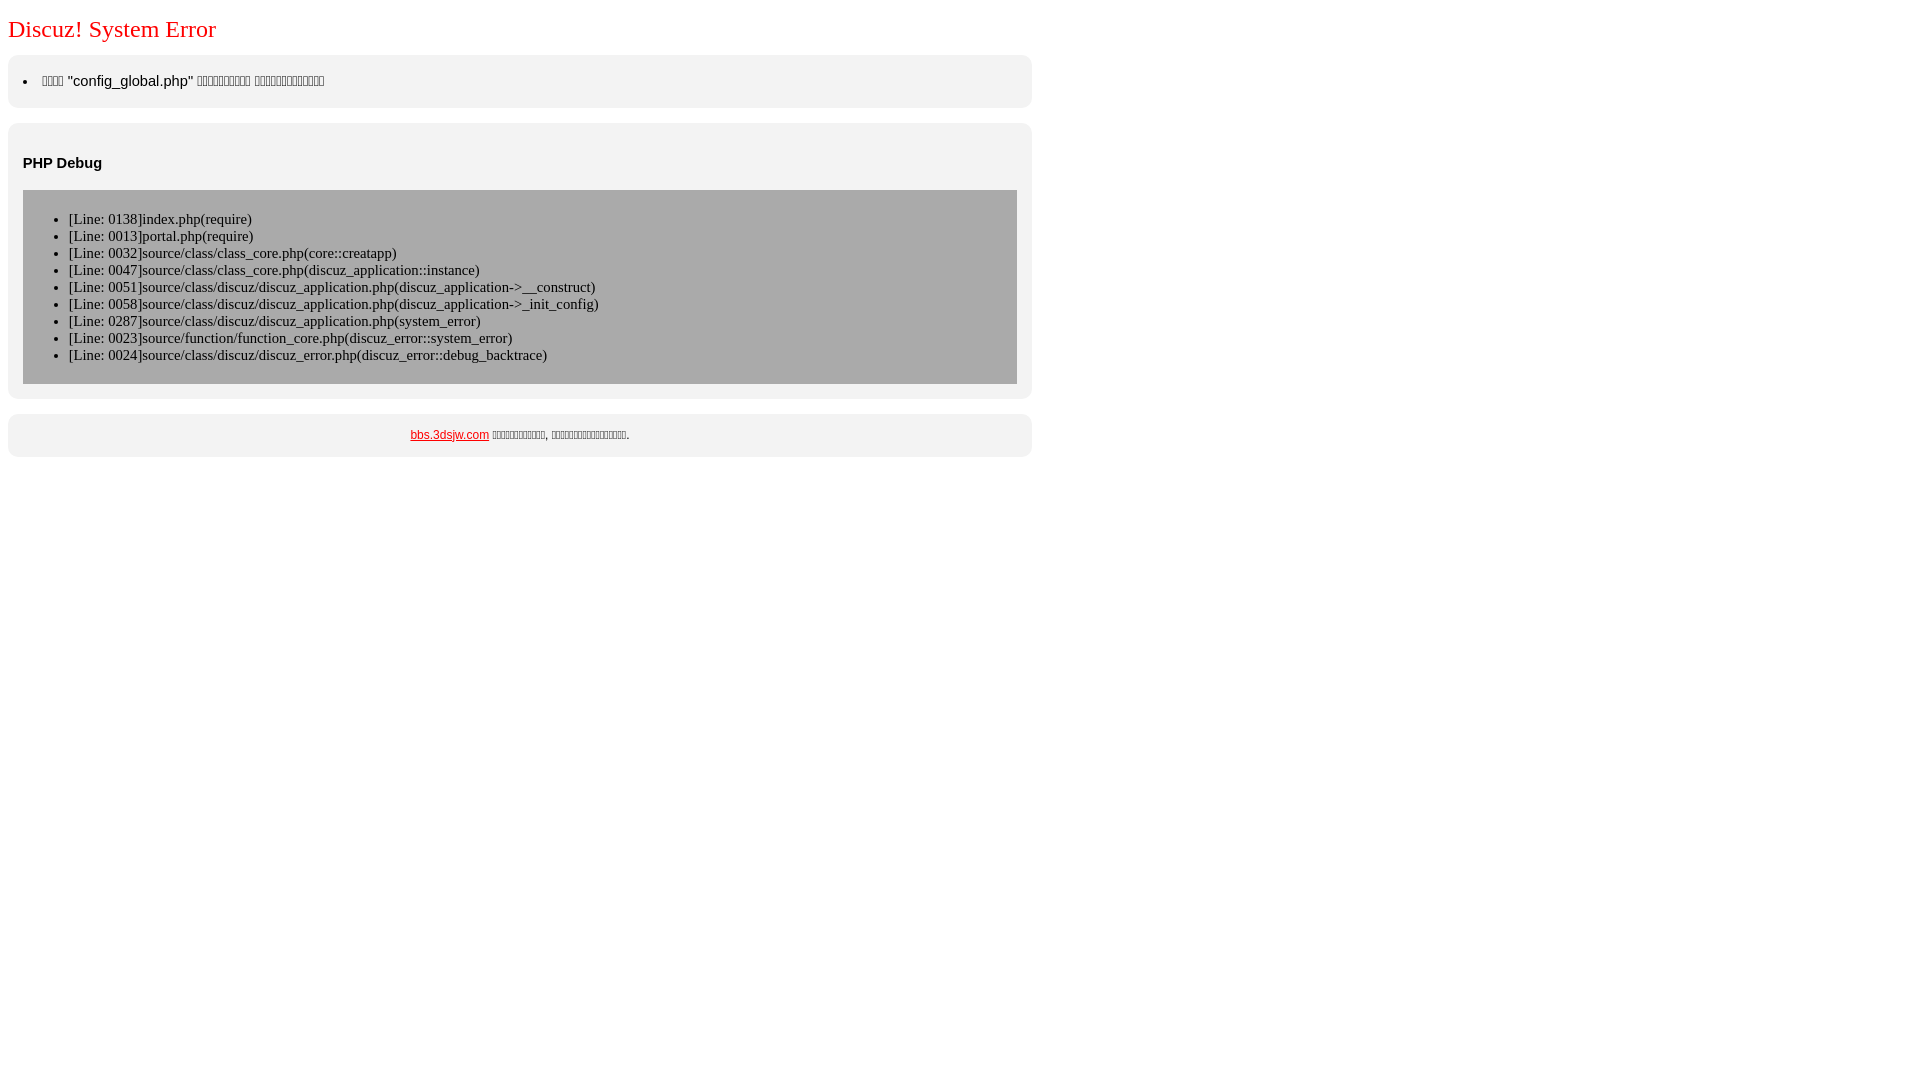 The image size is (1920, 1080). What do you see at coordinates (448, 434) in the screenshot?
I see `'bbs.3dsjw.com'` at bounding box center [448, 434].